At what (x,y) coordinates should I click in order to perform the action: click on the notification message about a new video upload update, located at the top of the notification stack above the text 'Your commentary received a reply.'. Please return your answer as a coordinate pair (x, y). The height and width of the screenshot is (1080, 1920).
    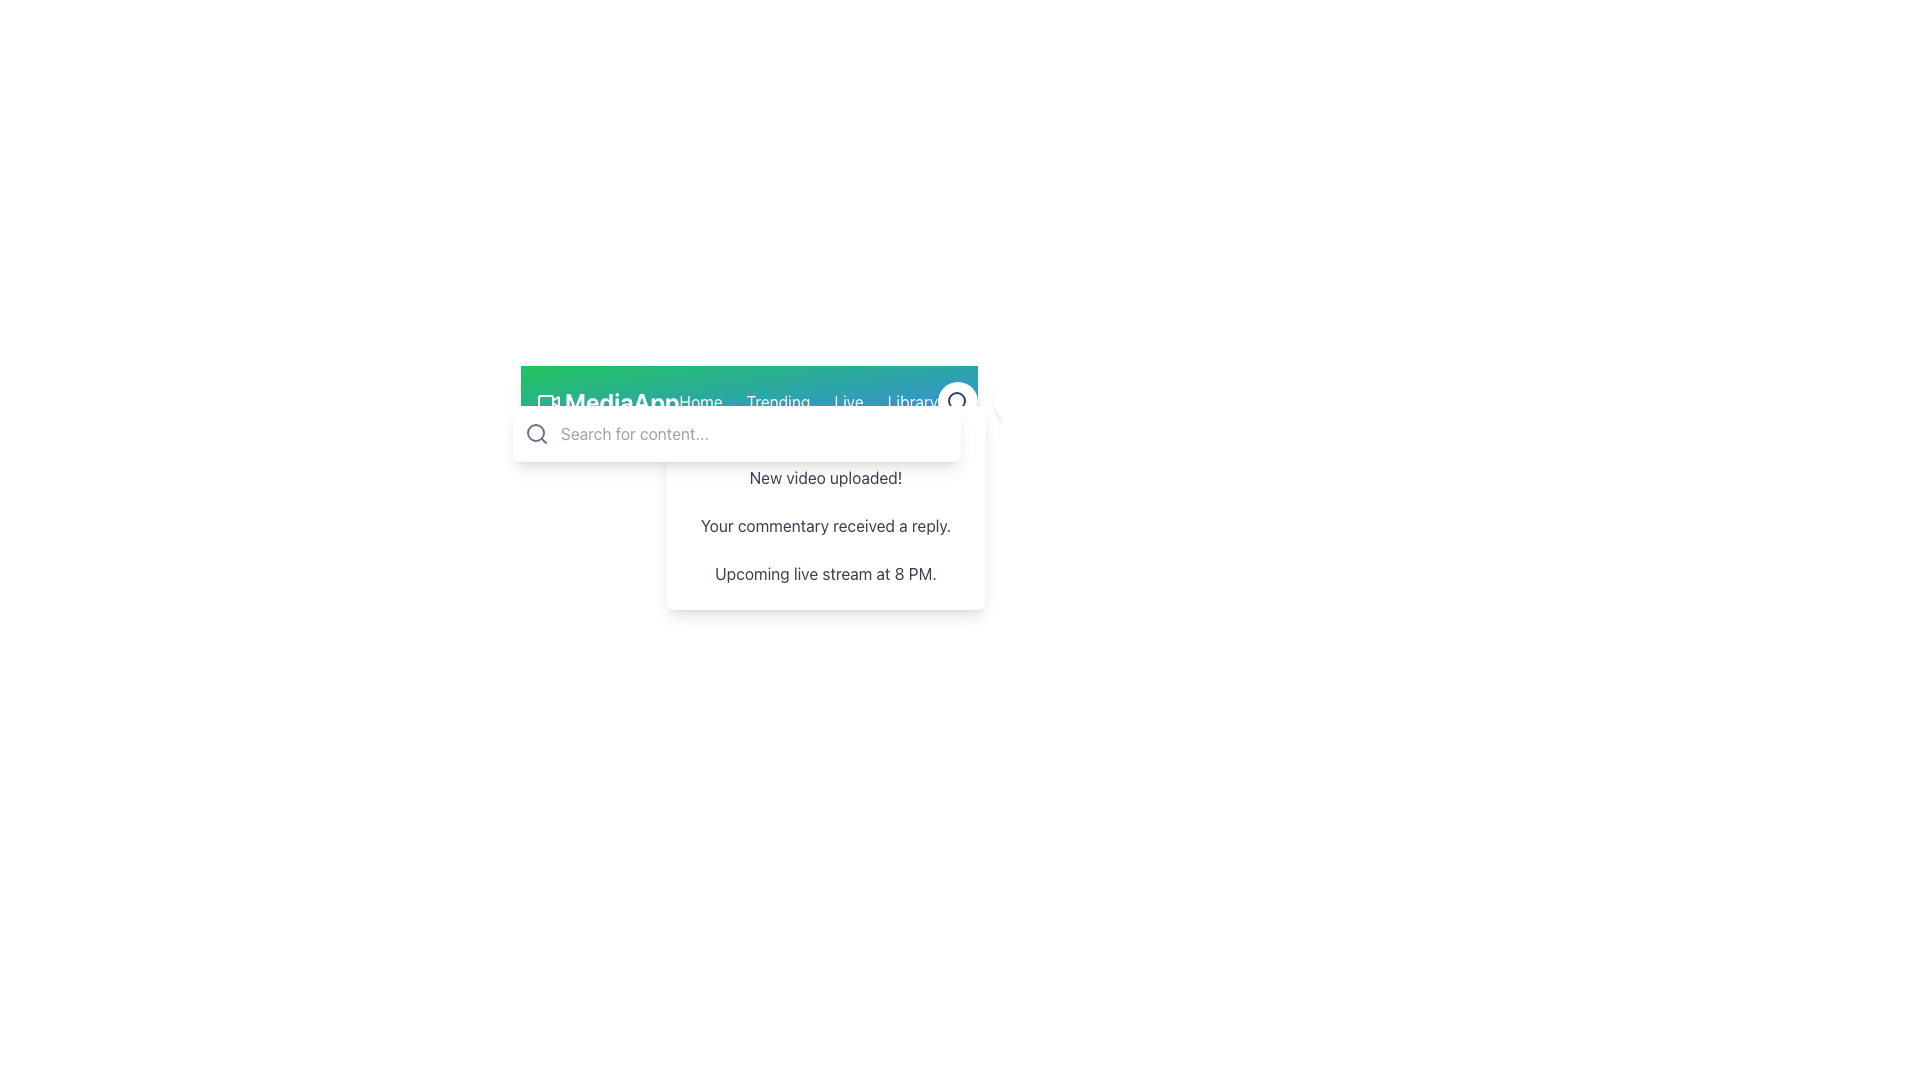
    Looking at the image, I should click on (825, 478).